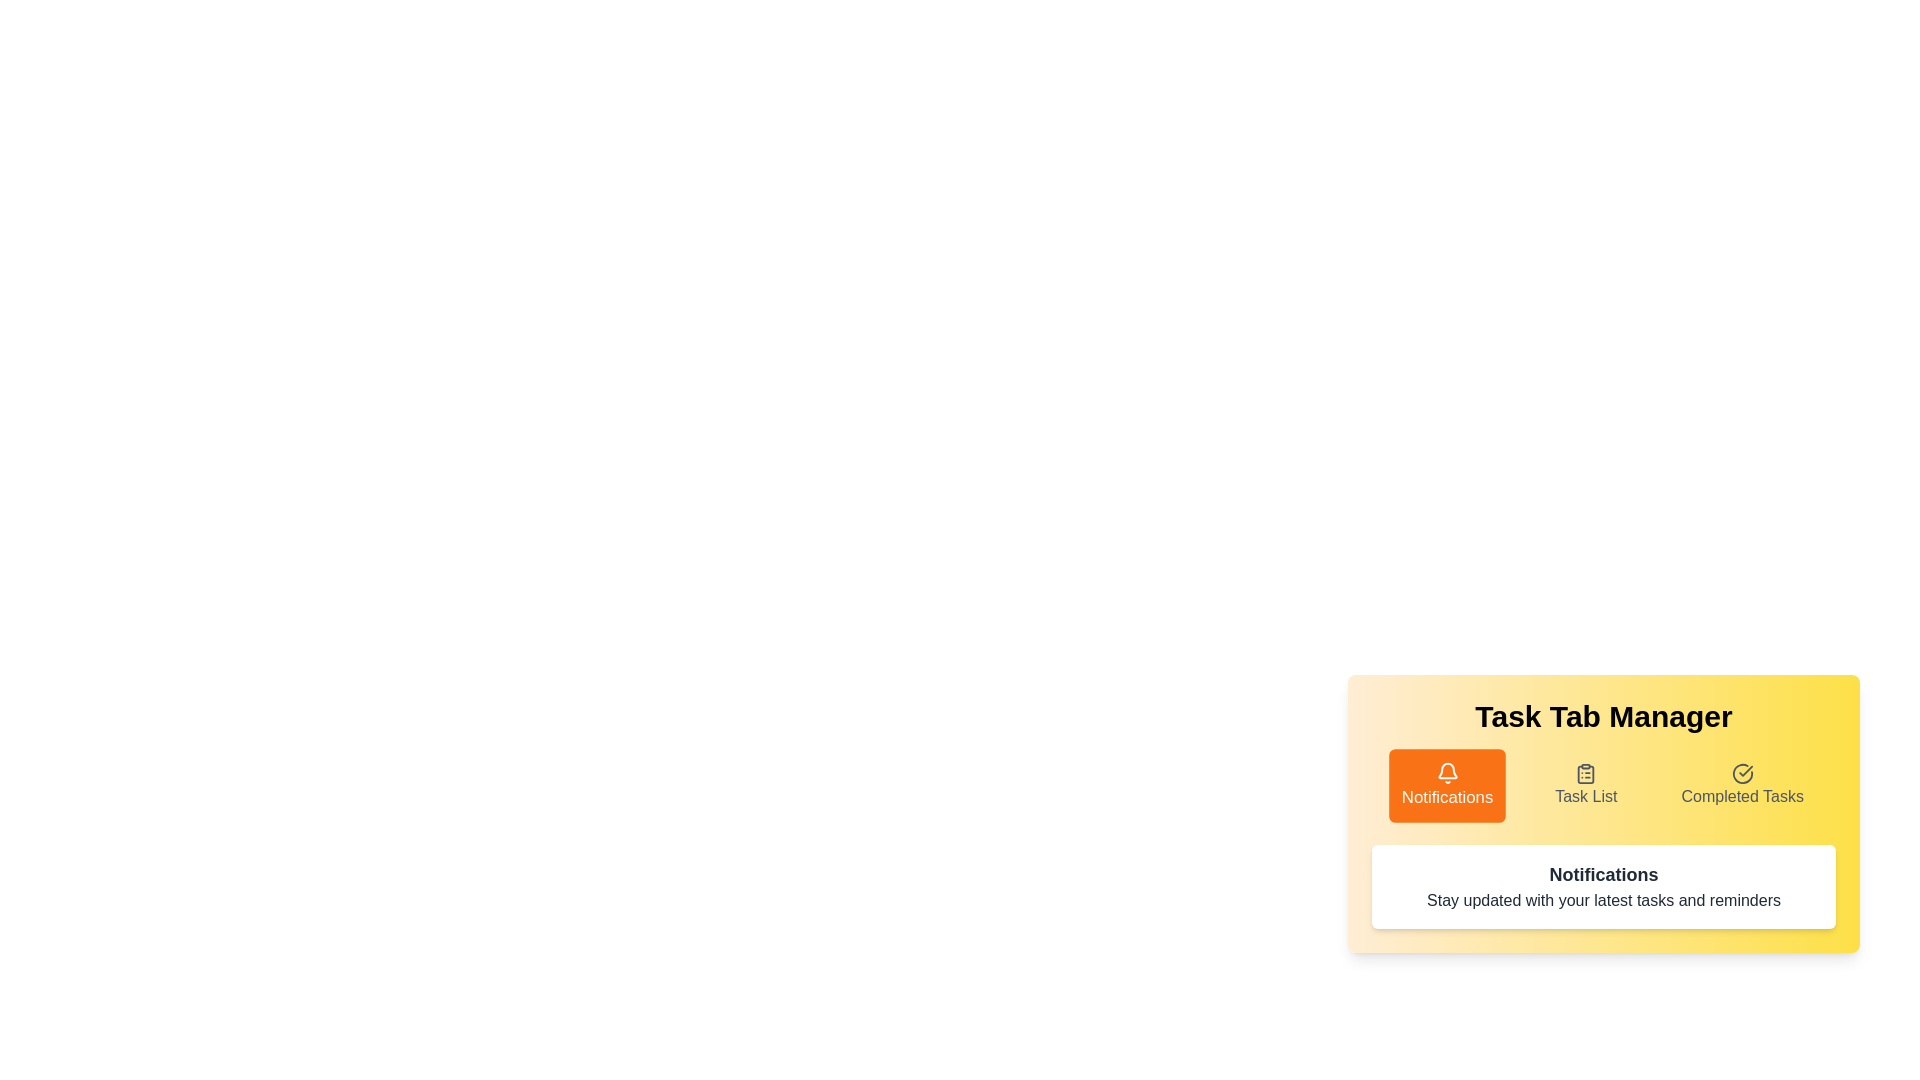 The height and width of the screenshot is (1080, 1920). What do you see at coordinates (1603, 886) in the screenshot?
I see `the text area to select the text` at bounding box center [1603, 886].